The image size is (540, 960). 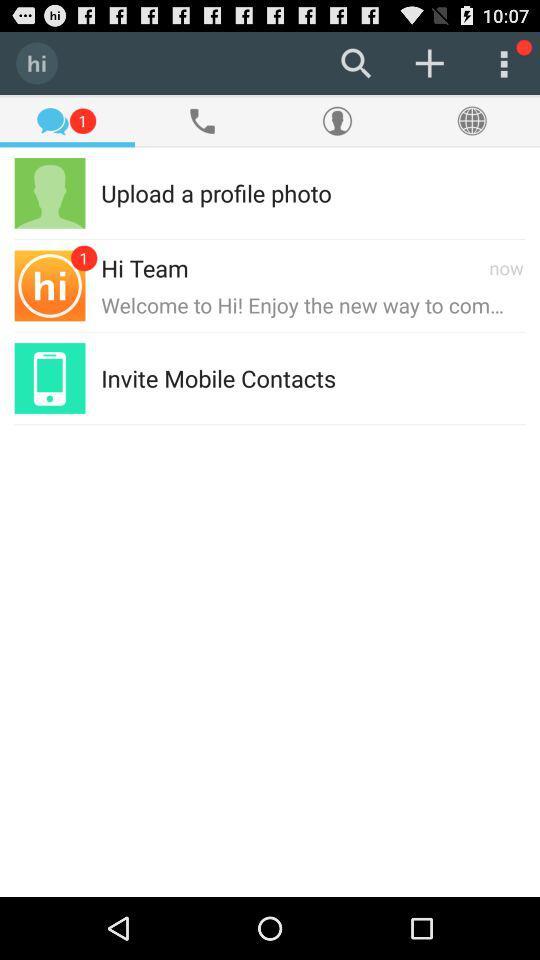 I want to click on the item below the hi team item, so click(x=313, y=304).